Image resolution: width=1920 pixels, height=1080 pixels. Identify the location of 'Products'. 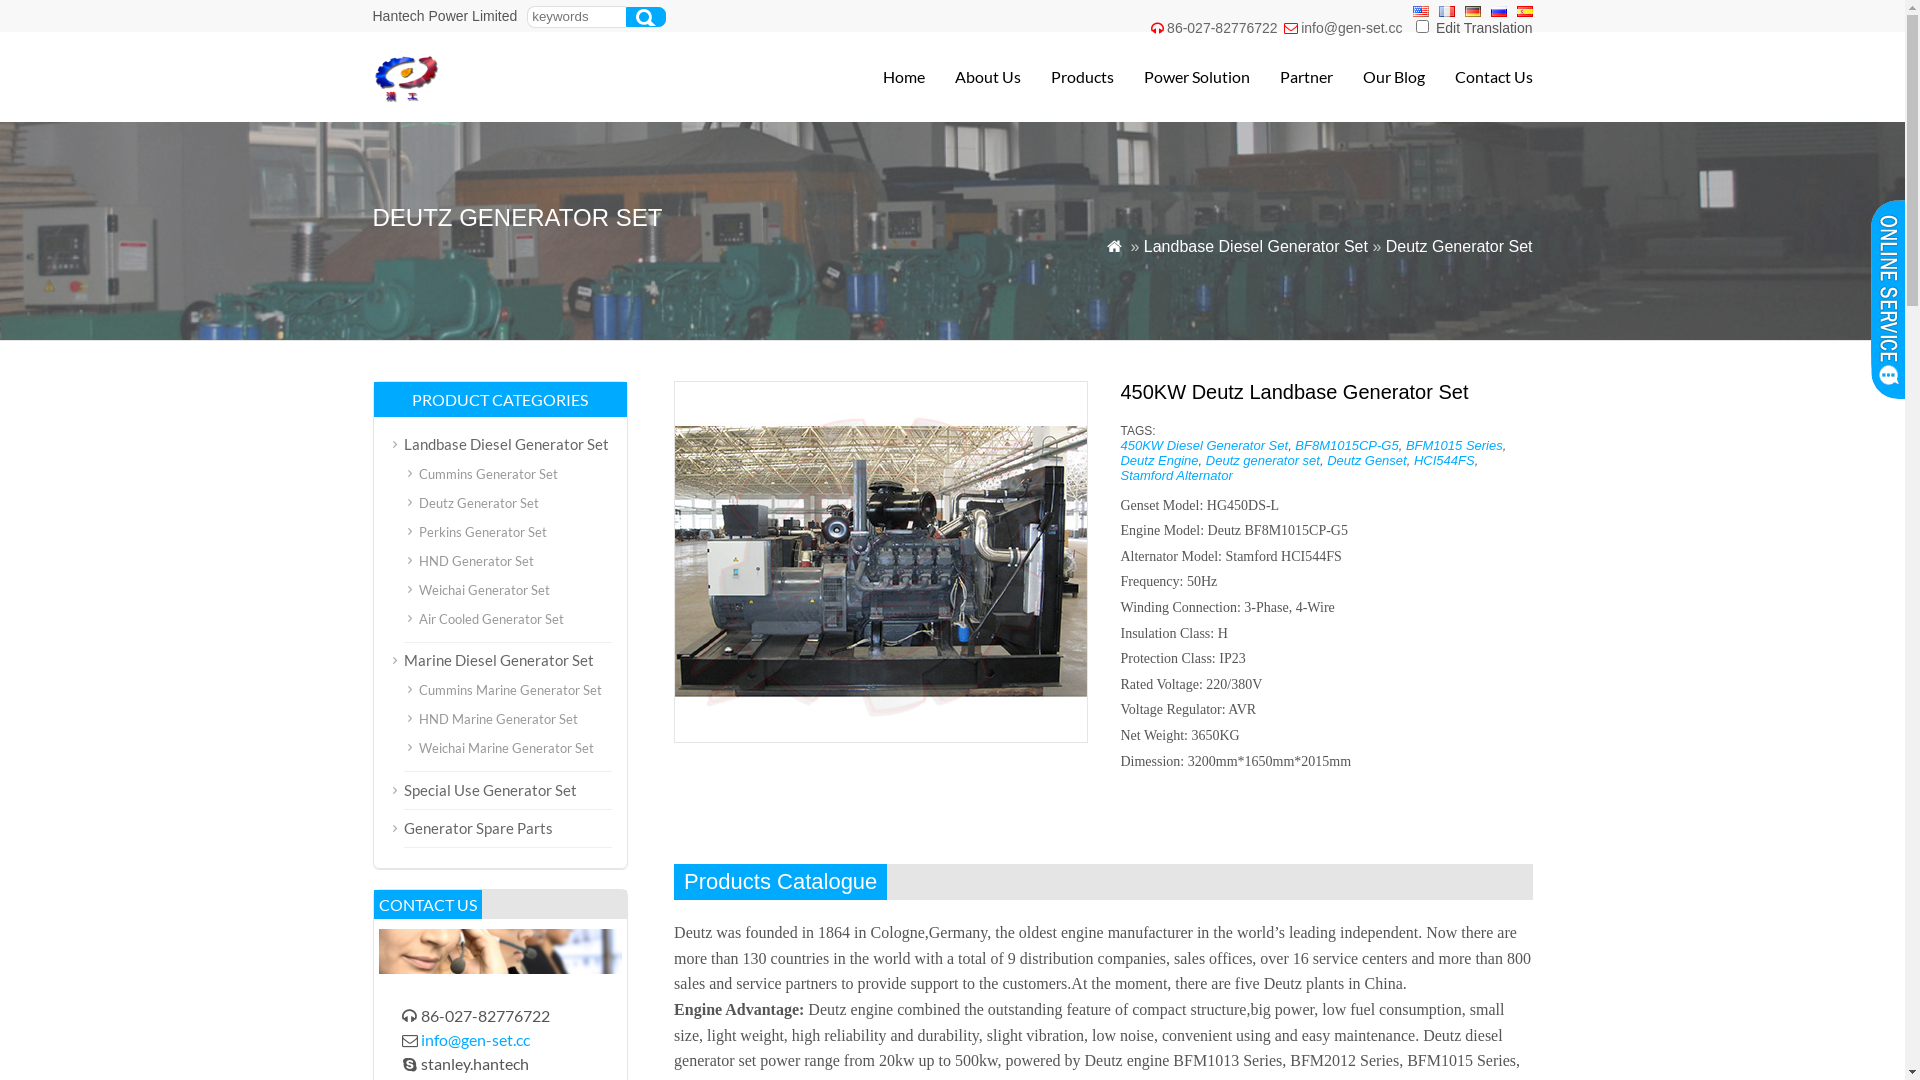
(1065, 76).